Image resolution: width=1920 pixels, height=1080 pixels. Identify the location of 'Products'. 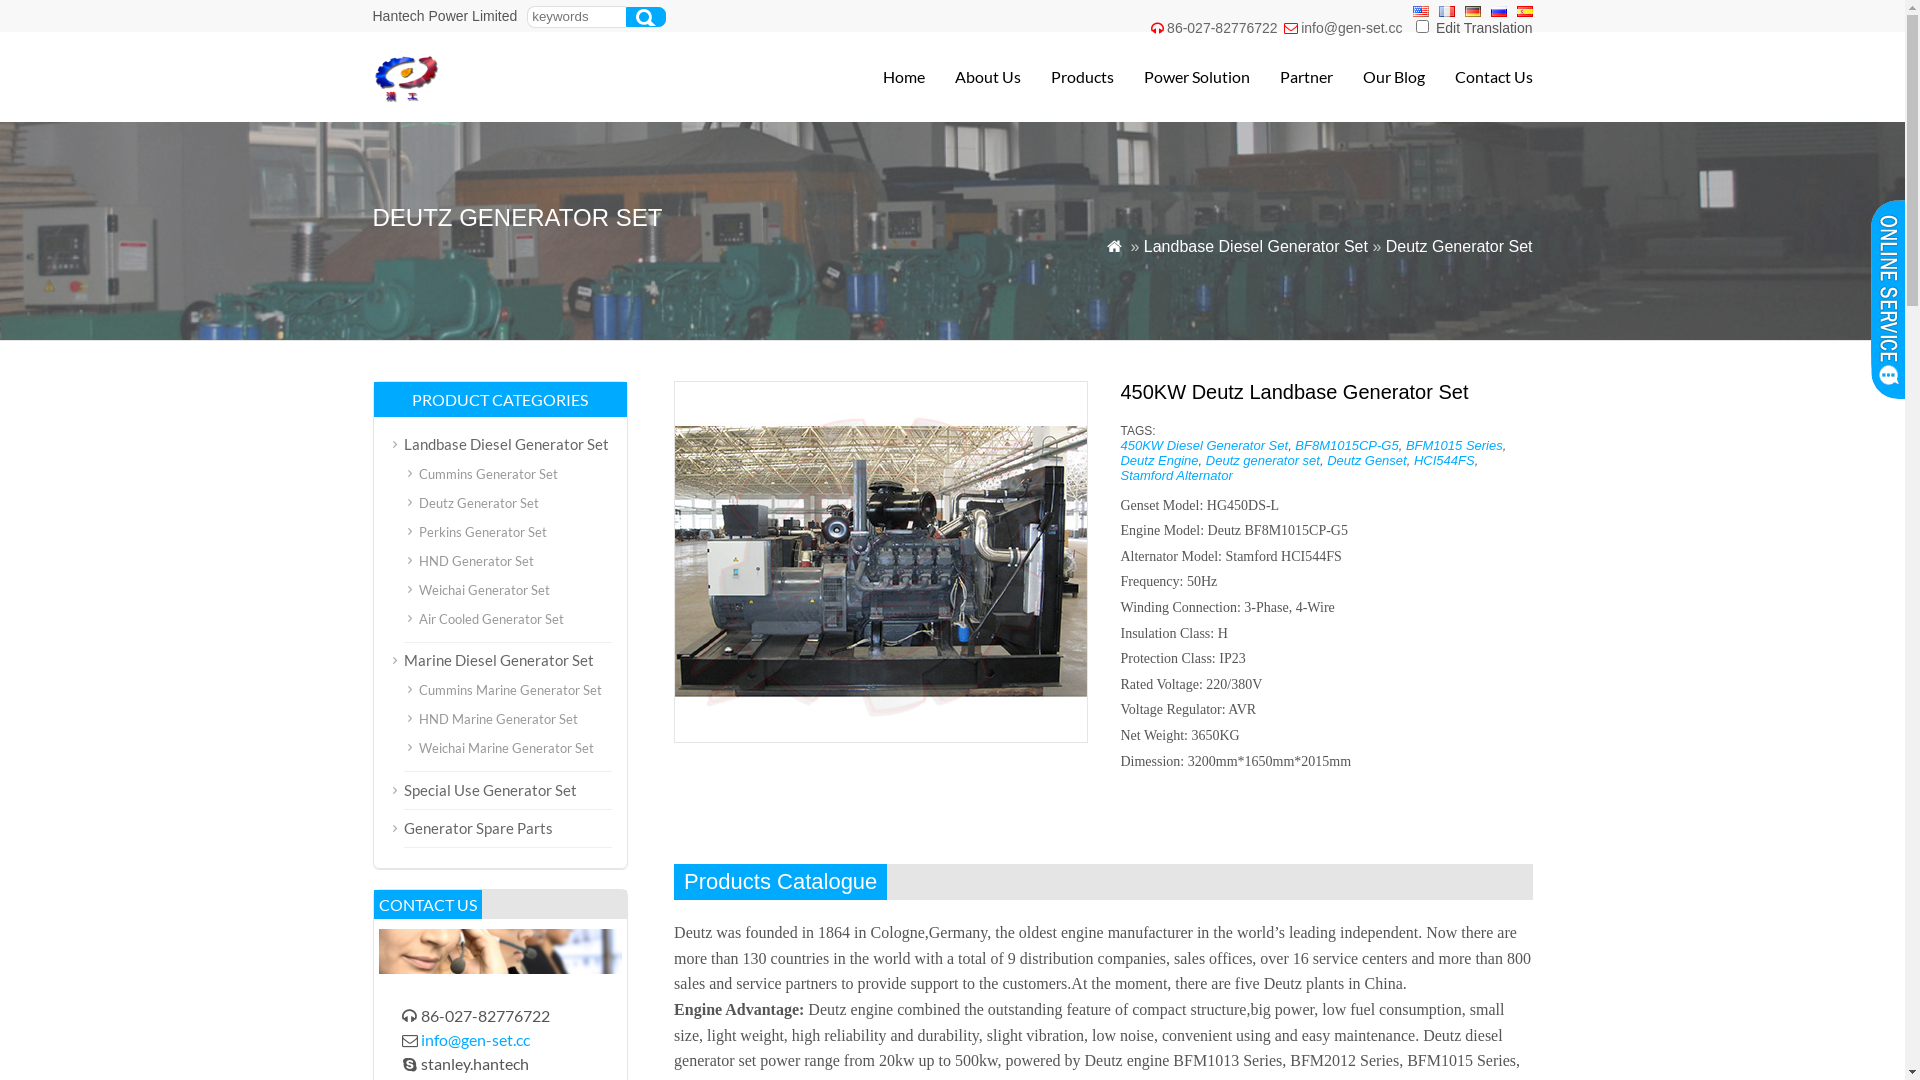
(1065, 76).